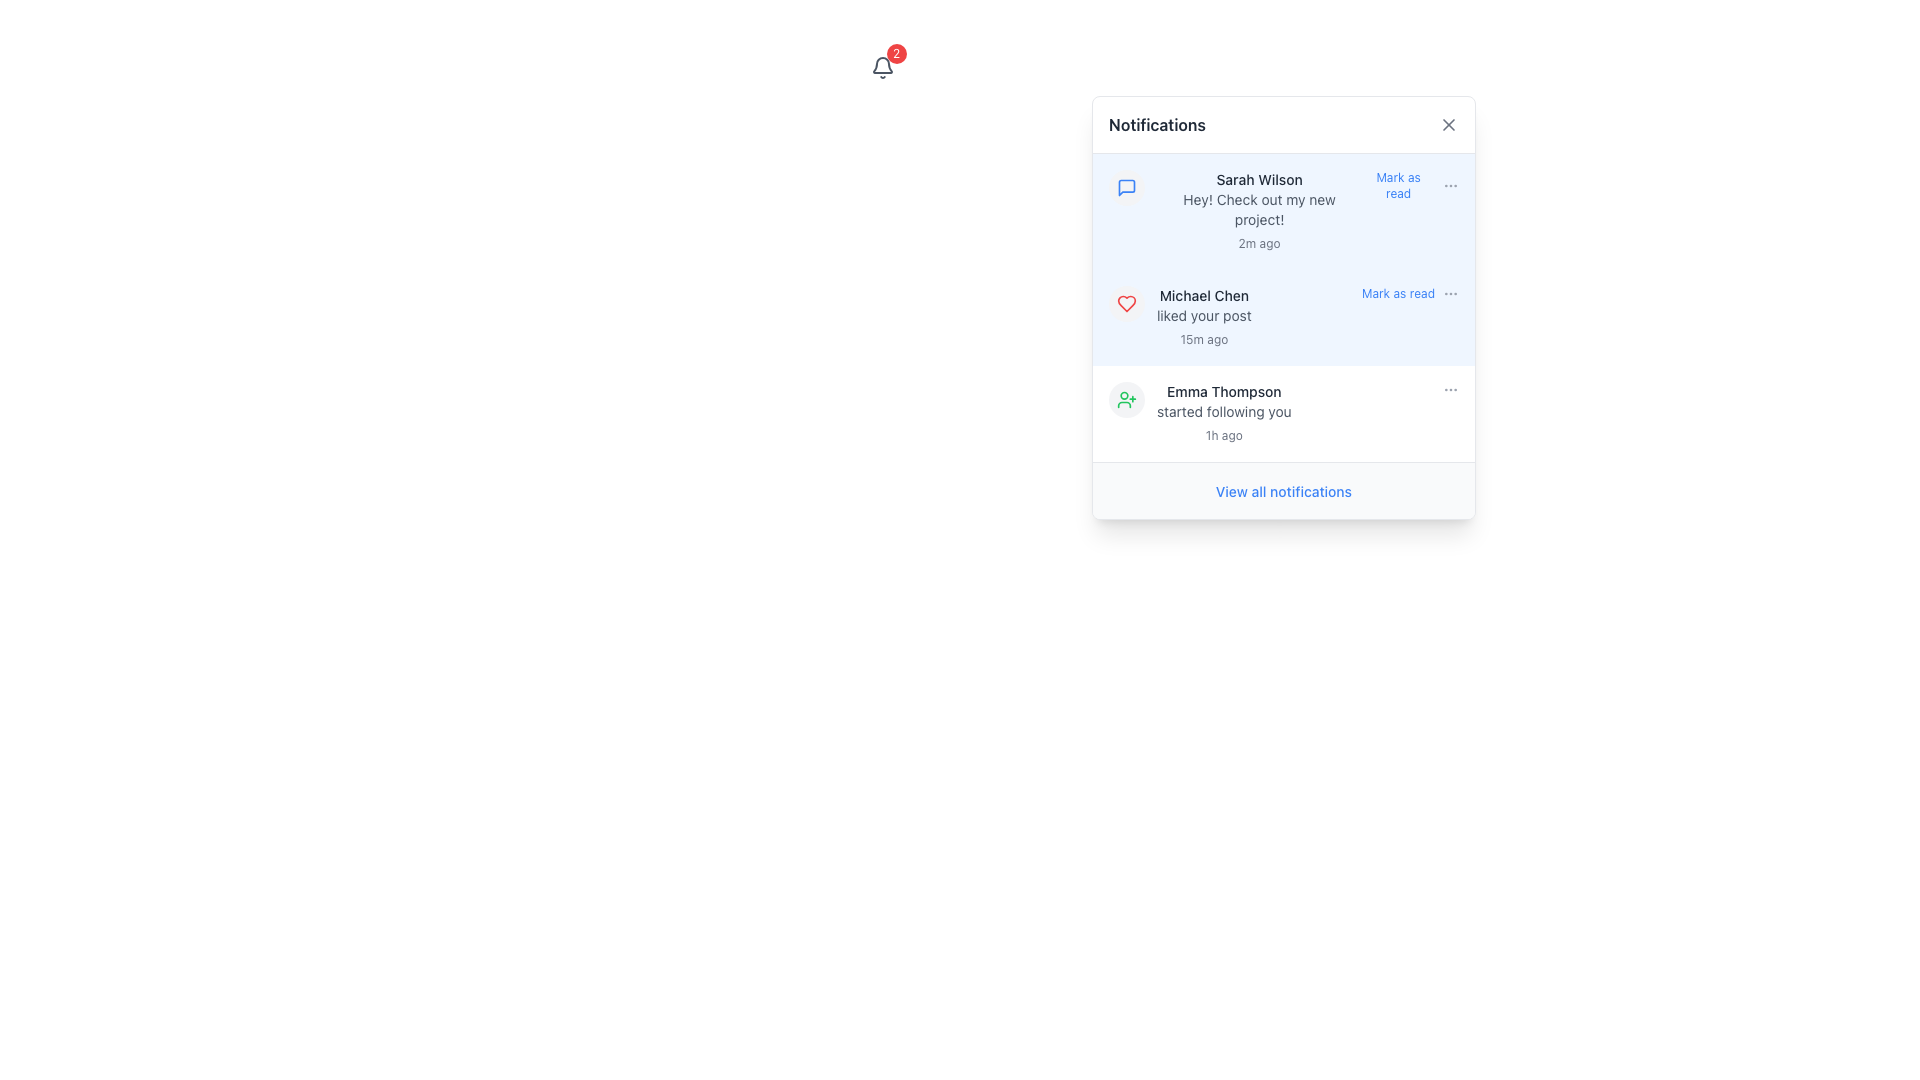 The image size is (1920, 1080). What do you see at coordinates (1409, 293) in the screenshot?
I see `the clickable text link styled as an action trigger located in the top-right section of the notification card for Michael Chen's interaction` at bounding box center [1409, 293].